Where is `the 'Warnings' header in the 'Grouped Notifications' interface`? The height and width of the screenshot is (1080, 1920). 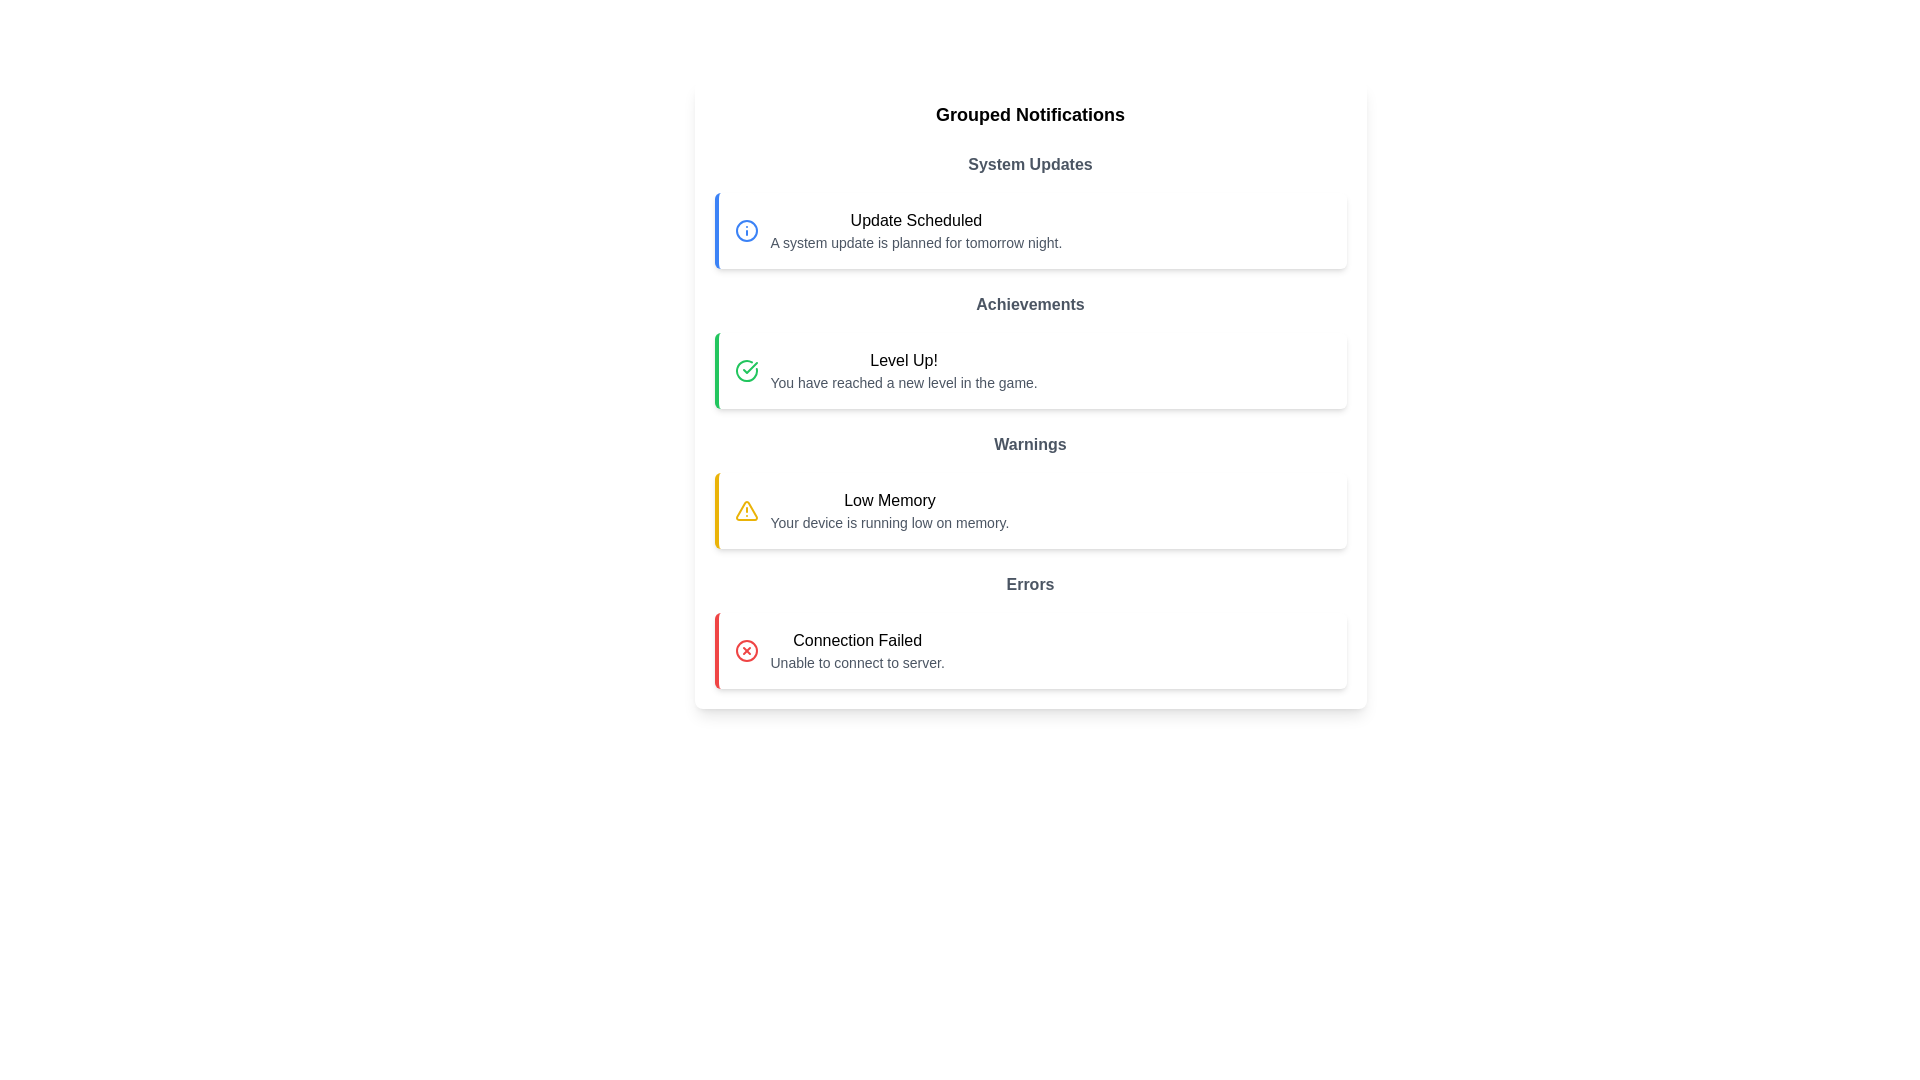
the 'Warnings' header in the 'Grouped Notifications' interface is located at coordinates (1030, 443).